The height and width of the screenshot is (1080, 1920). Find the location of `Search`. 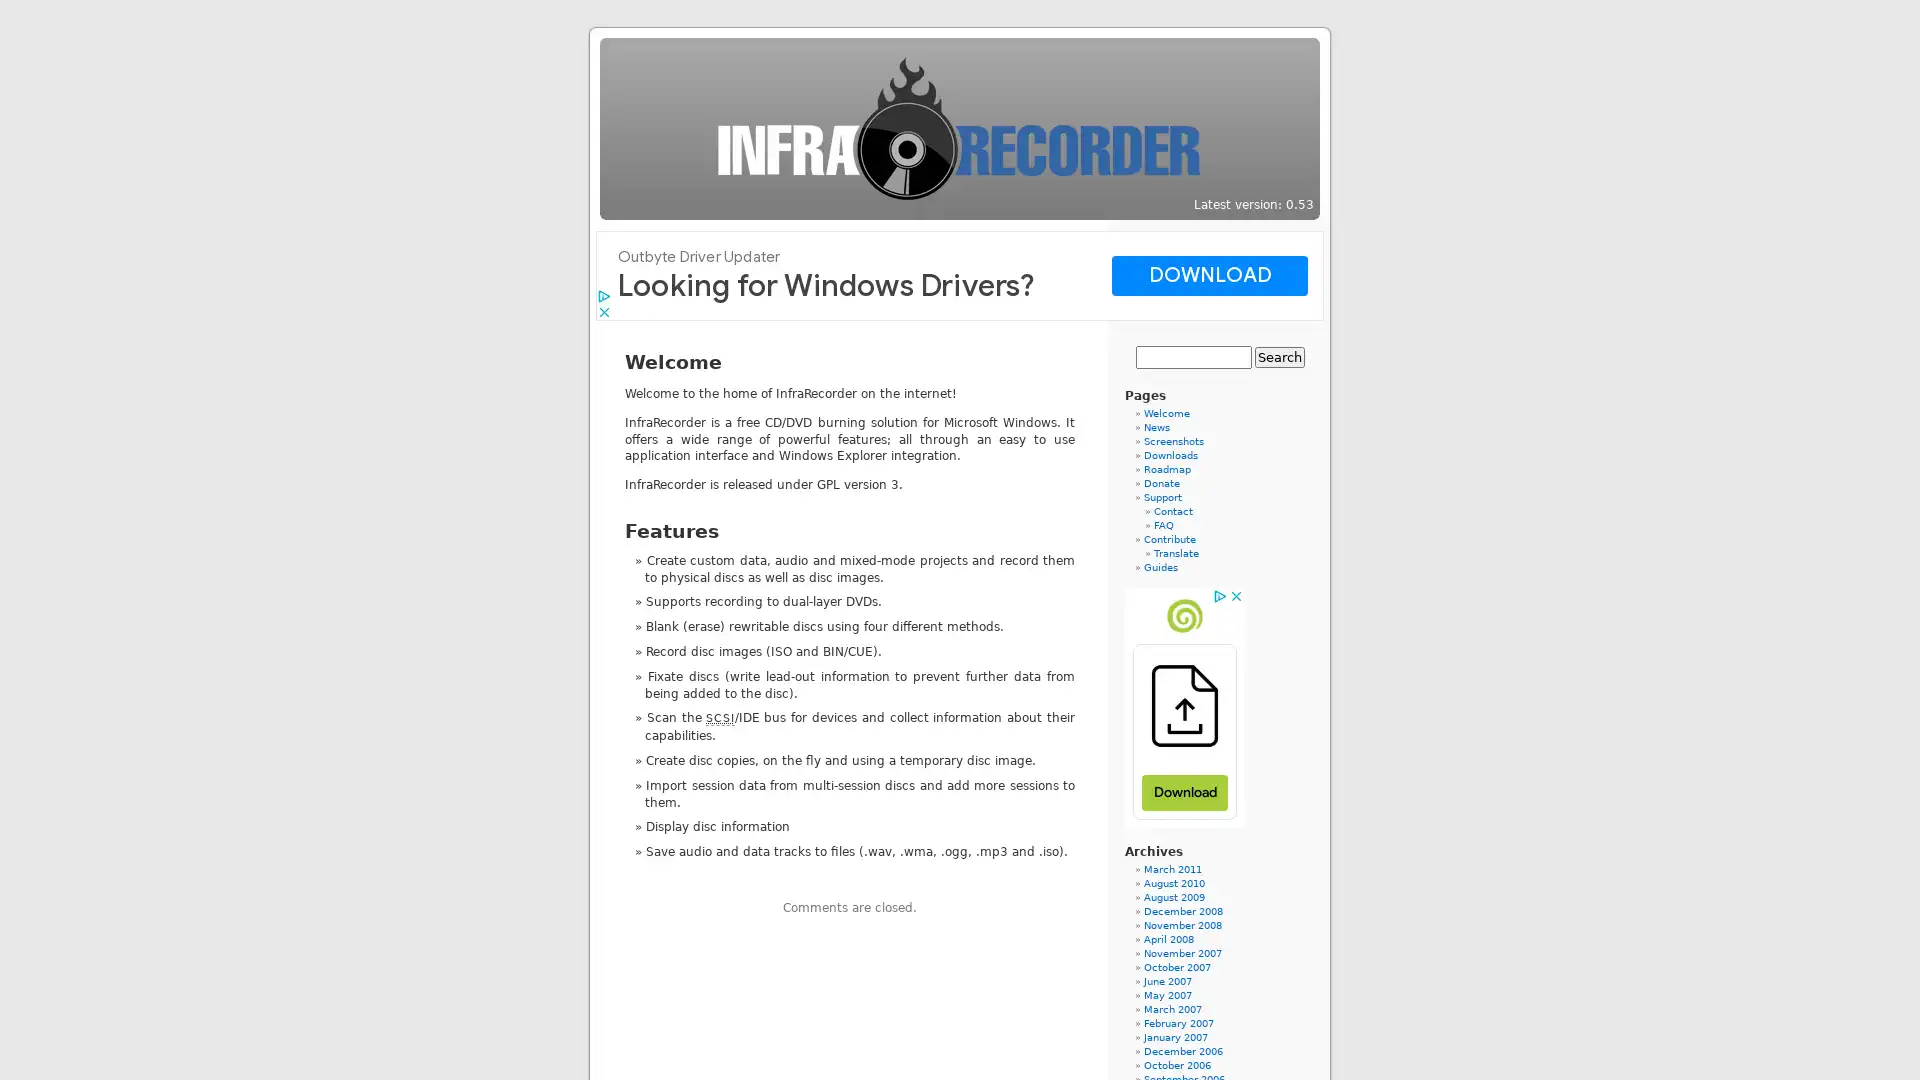

Search is located at coordinates (1277, 356).